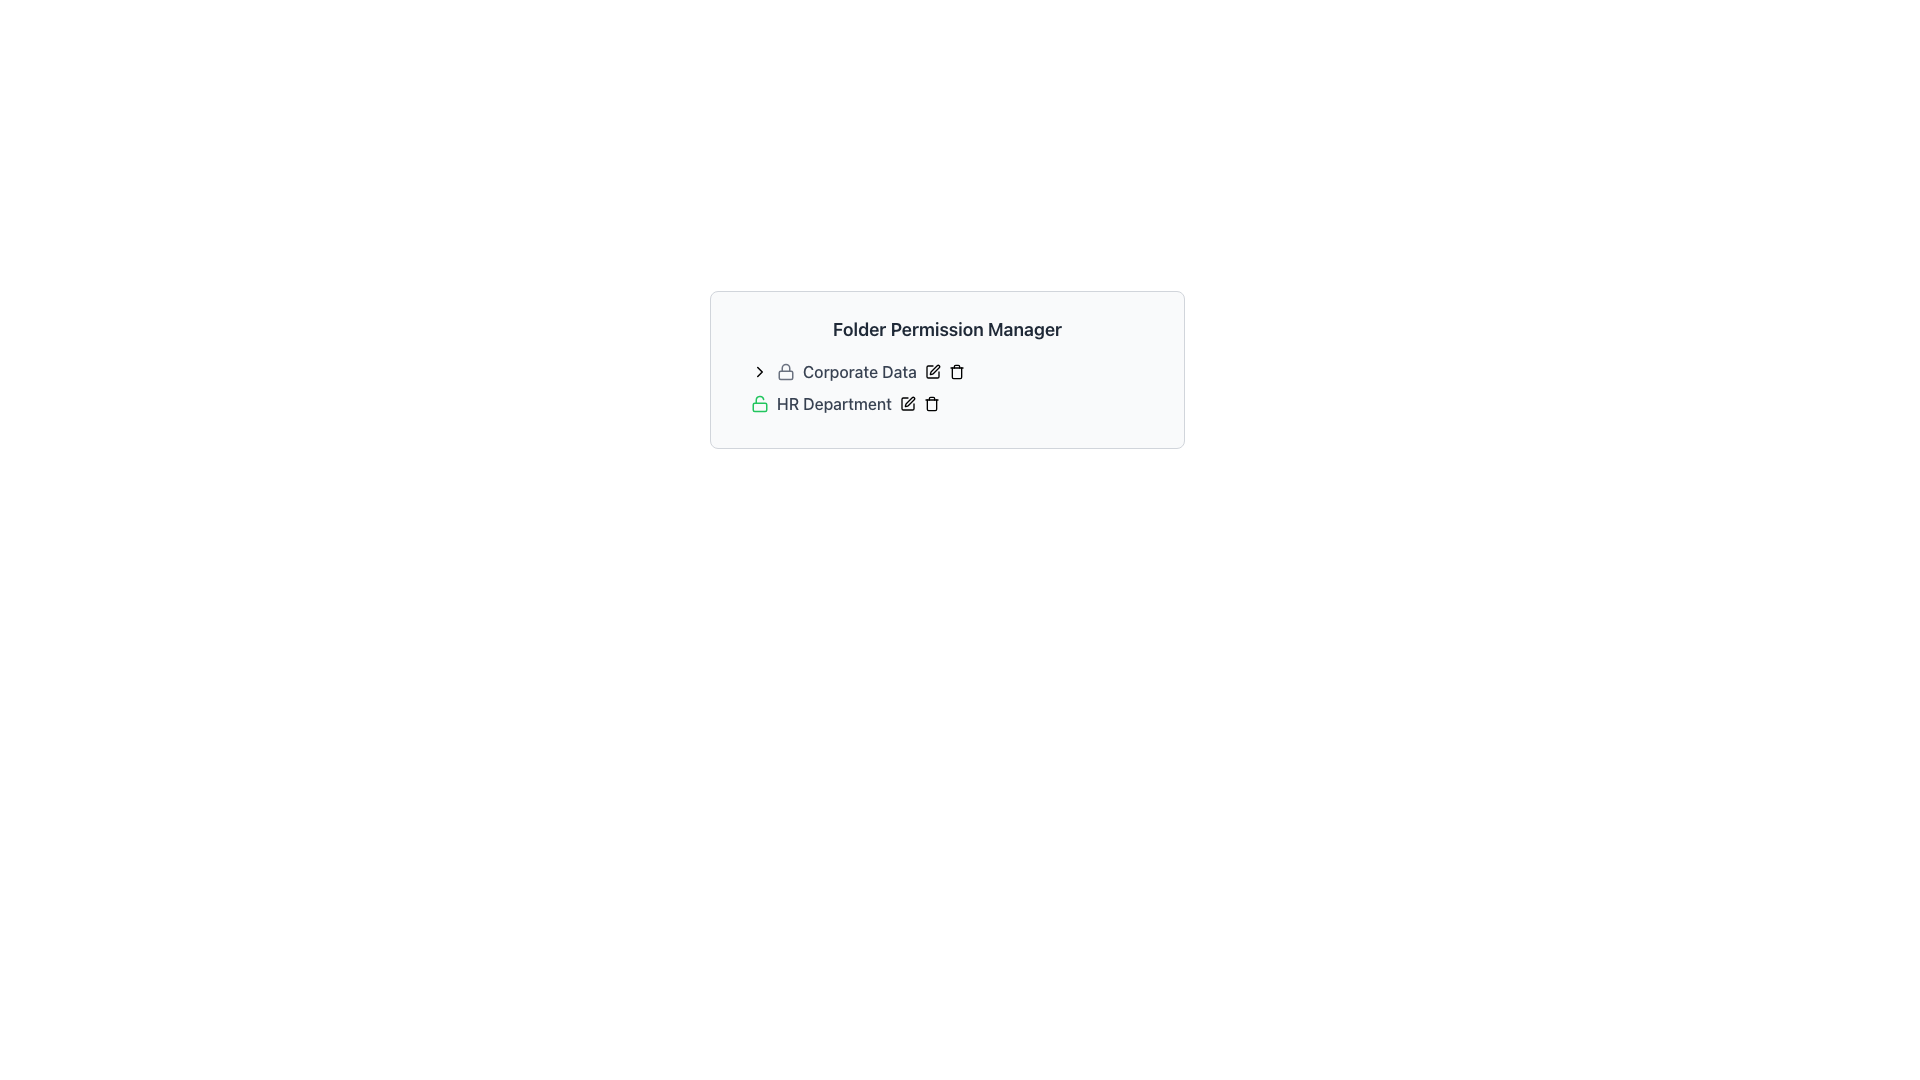  I want to click on the icon button representing editing or selection functionality located to the right of the 'HR Department' label, before the trash can icon, so click(906, 404).